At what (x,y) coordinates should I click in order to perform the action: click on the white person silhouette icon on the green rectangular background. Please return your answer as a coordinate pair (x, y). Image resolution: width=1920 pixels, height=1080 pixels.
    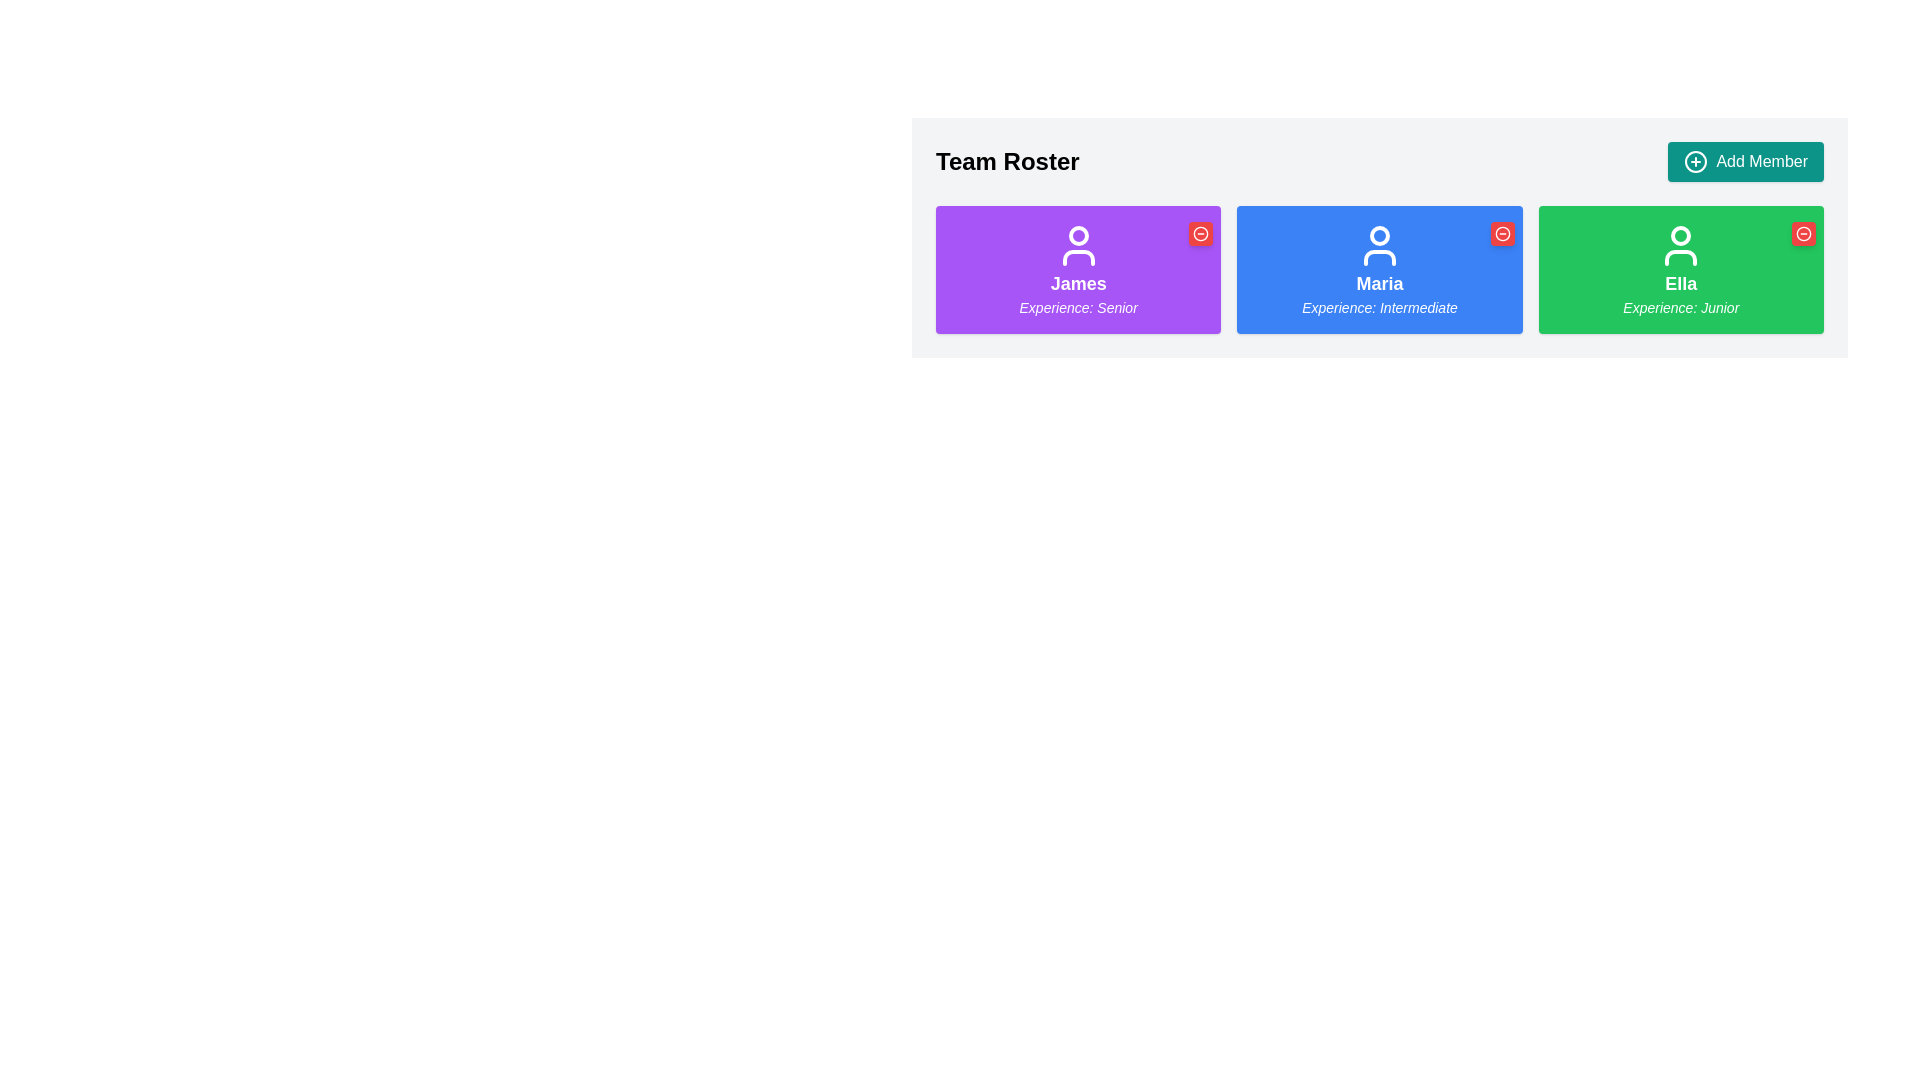
    Looking at the image, I should click on (1680, 245).